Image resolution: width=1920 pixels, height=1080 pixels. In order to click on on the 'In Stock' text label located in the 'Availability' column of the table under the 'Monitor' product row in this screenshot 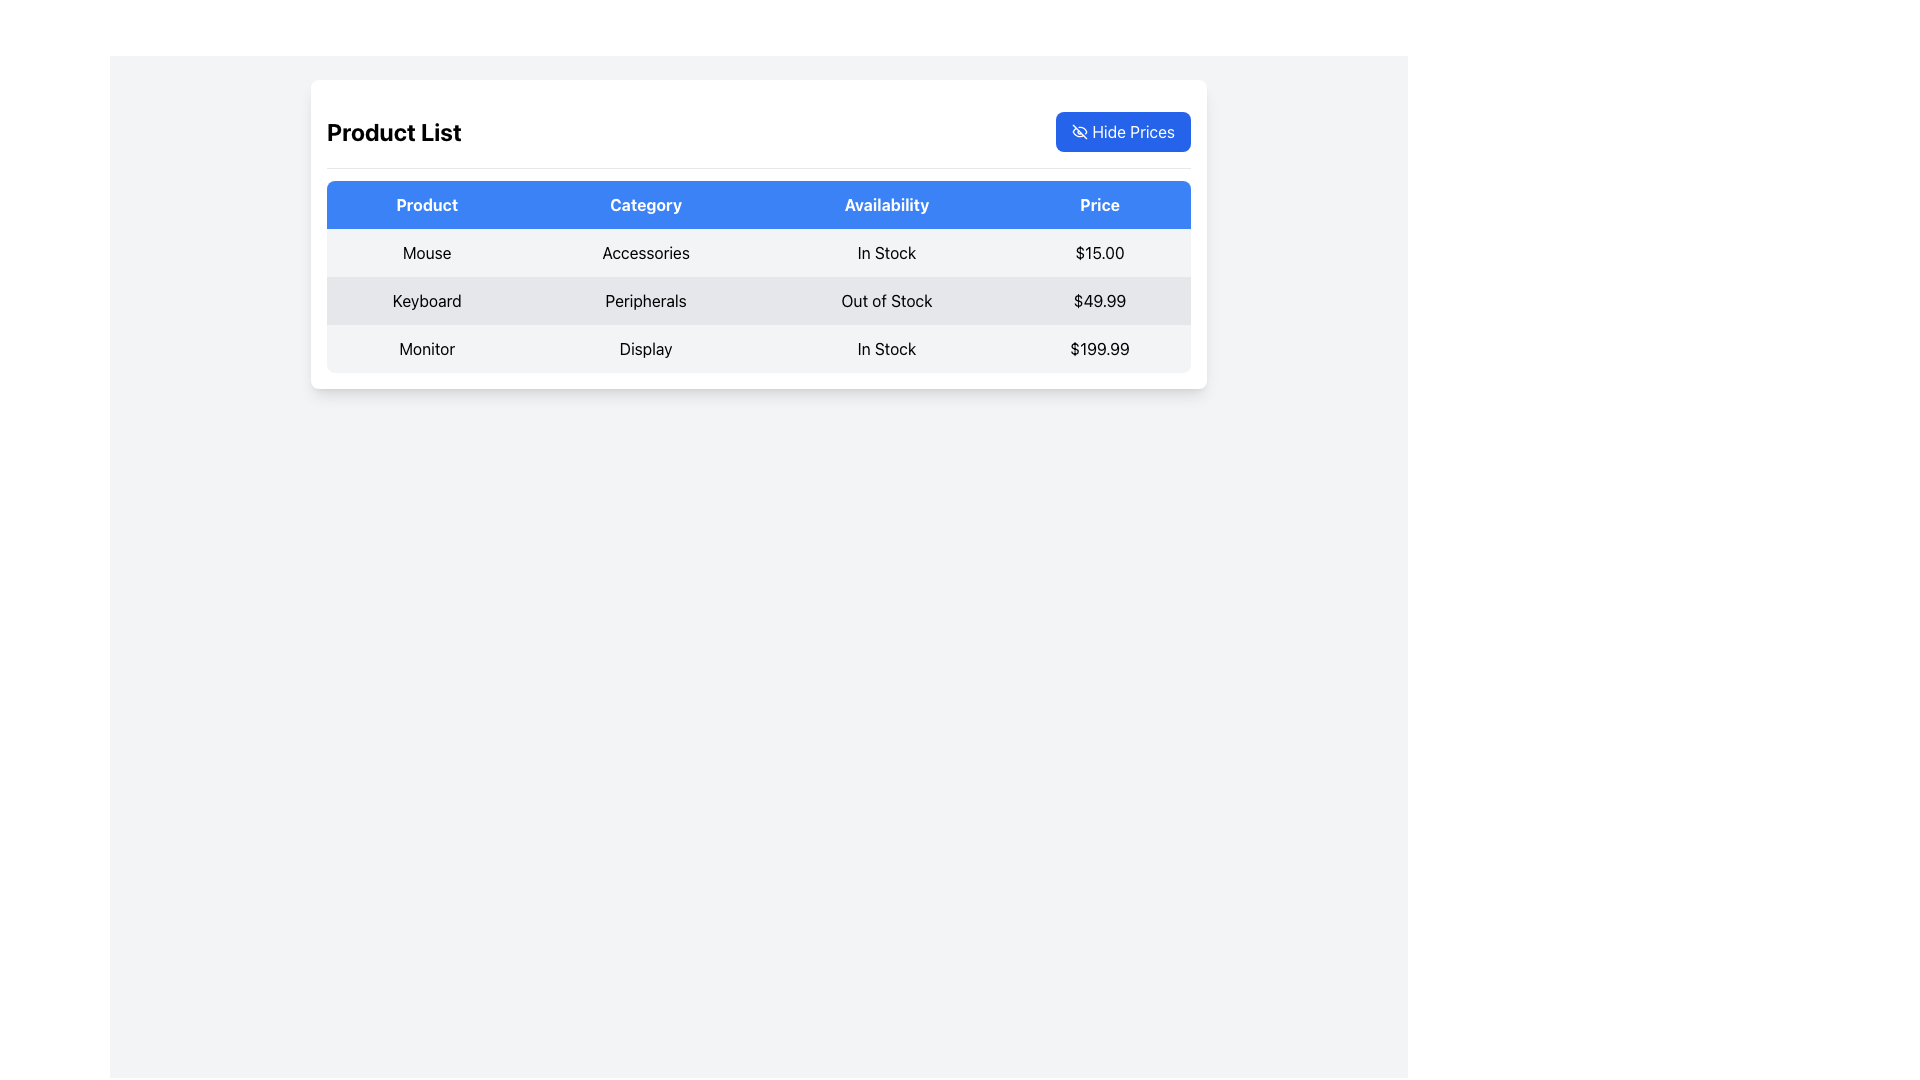, I will do `click(886, 347)`.